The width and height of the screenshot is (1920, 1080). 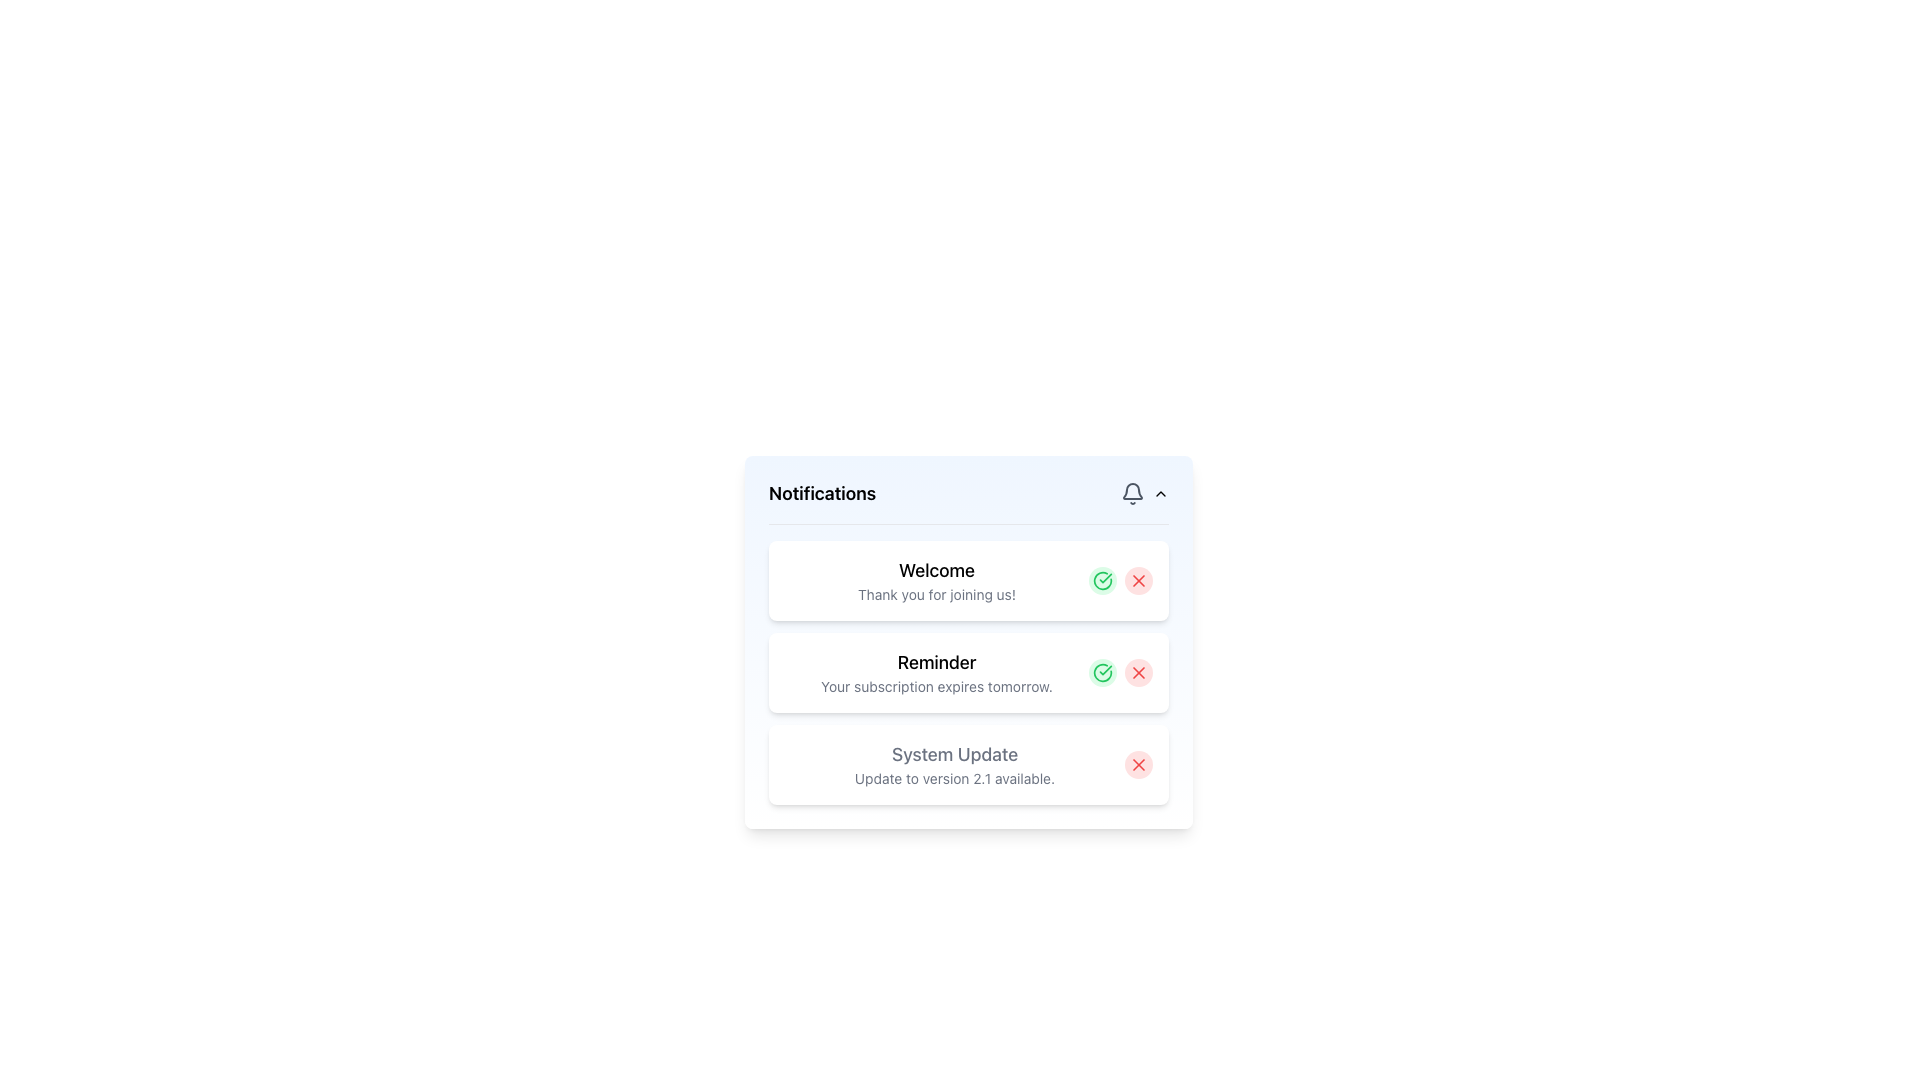 I want to click on the bell icon located in the top-right corner of the notification box, so click(x=1132, y=493).